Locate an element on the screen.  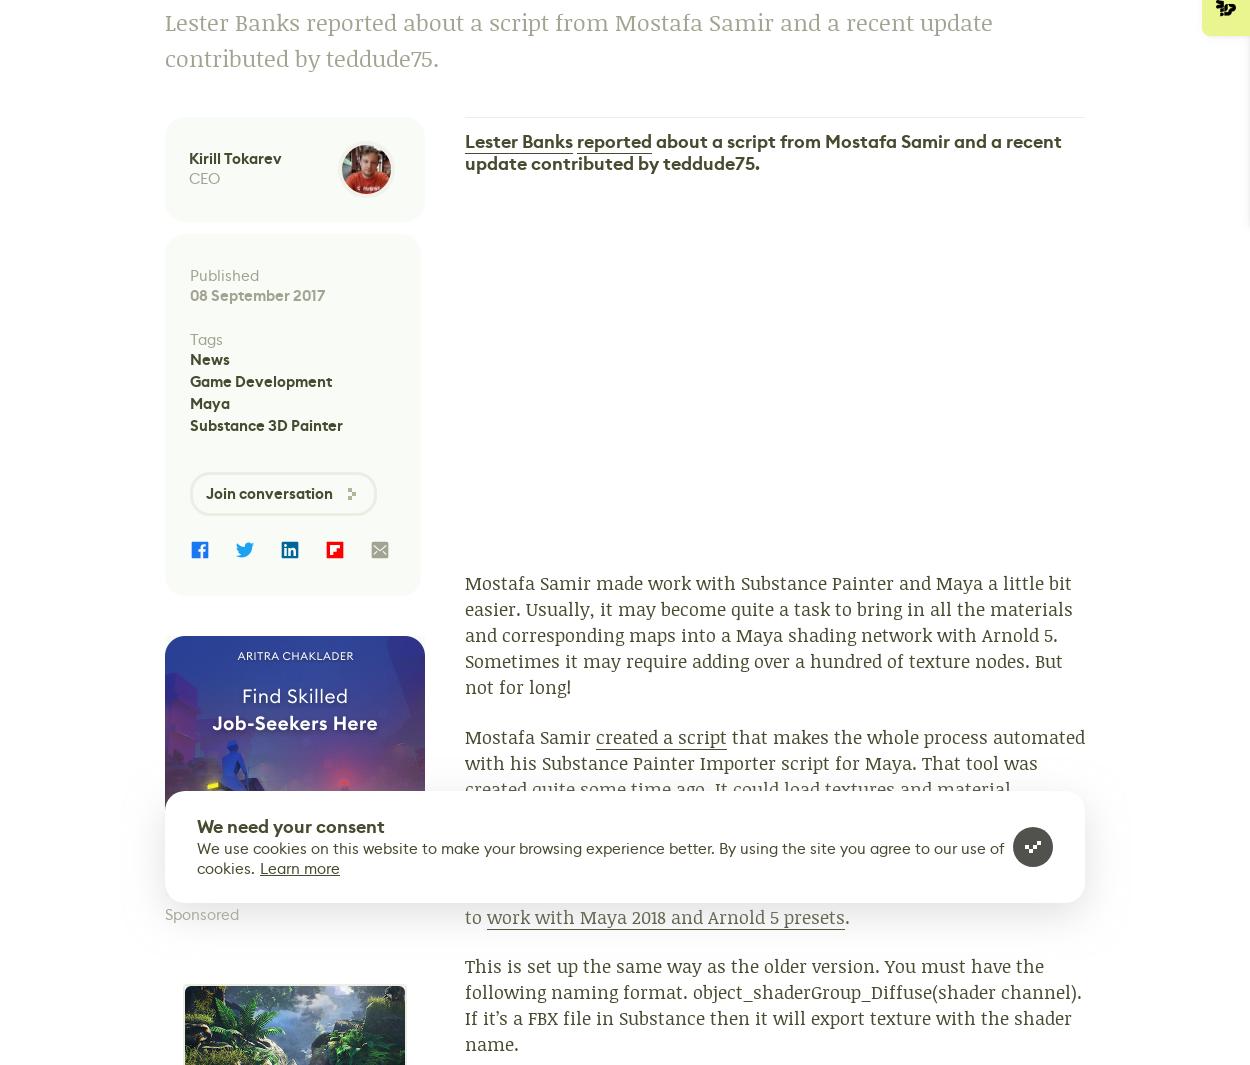
'reported' is located at coordinates (613, 140).